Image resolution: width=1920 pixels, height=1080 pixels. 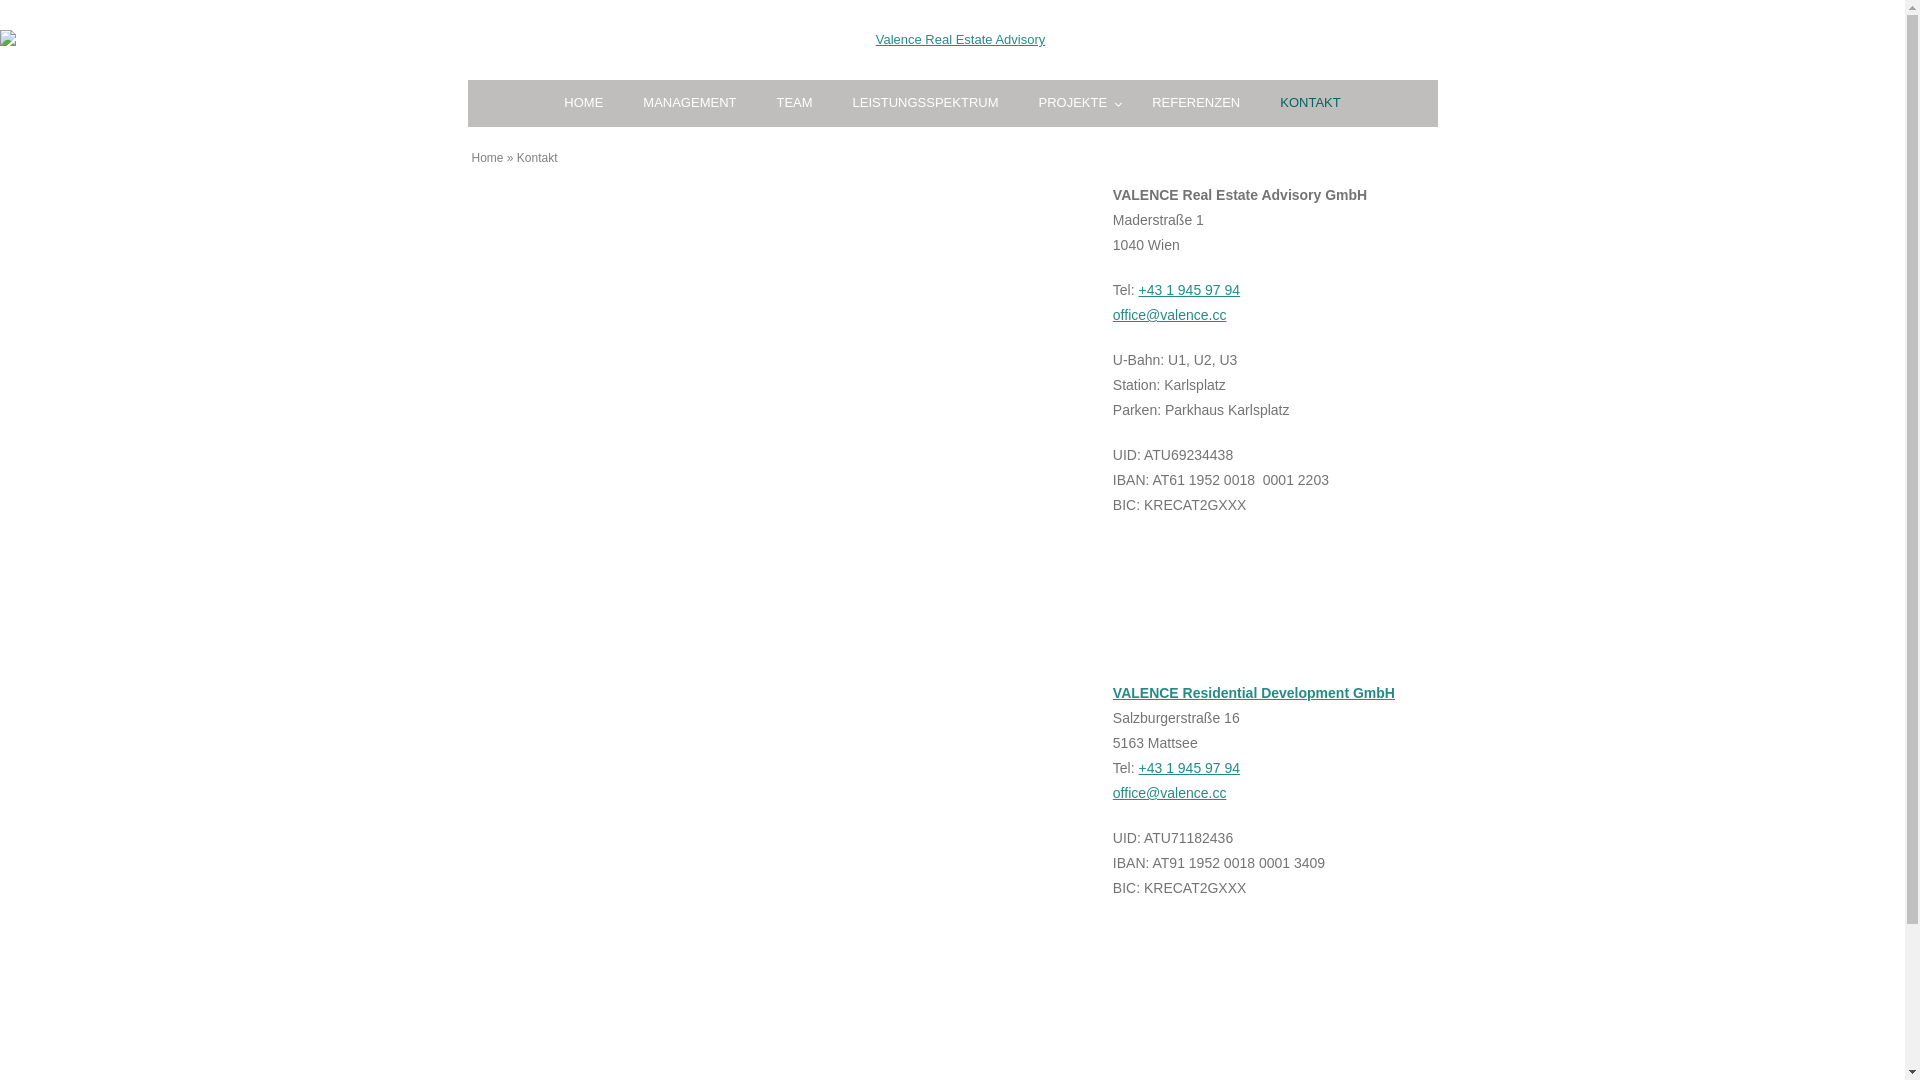 What do you see at coordinates (622, 103) in the screenshot?
I see `'MANAGEMENT'` at bounding box center [622, 103].